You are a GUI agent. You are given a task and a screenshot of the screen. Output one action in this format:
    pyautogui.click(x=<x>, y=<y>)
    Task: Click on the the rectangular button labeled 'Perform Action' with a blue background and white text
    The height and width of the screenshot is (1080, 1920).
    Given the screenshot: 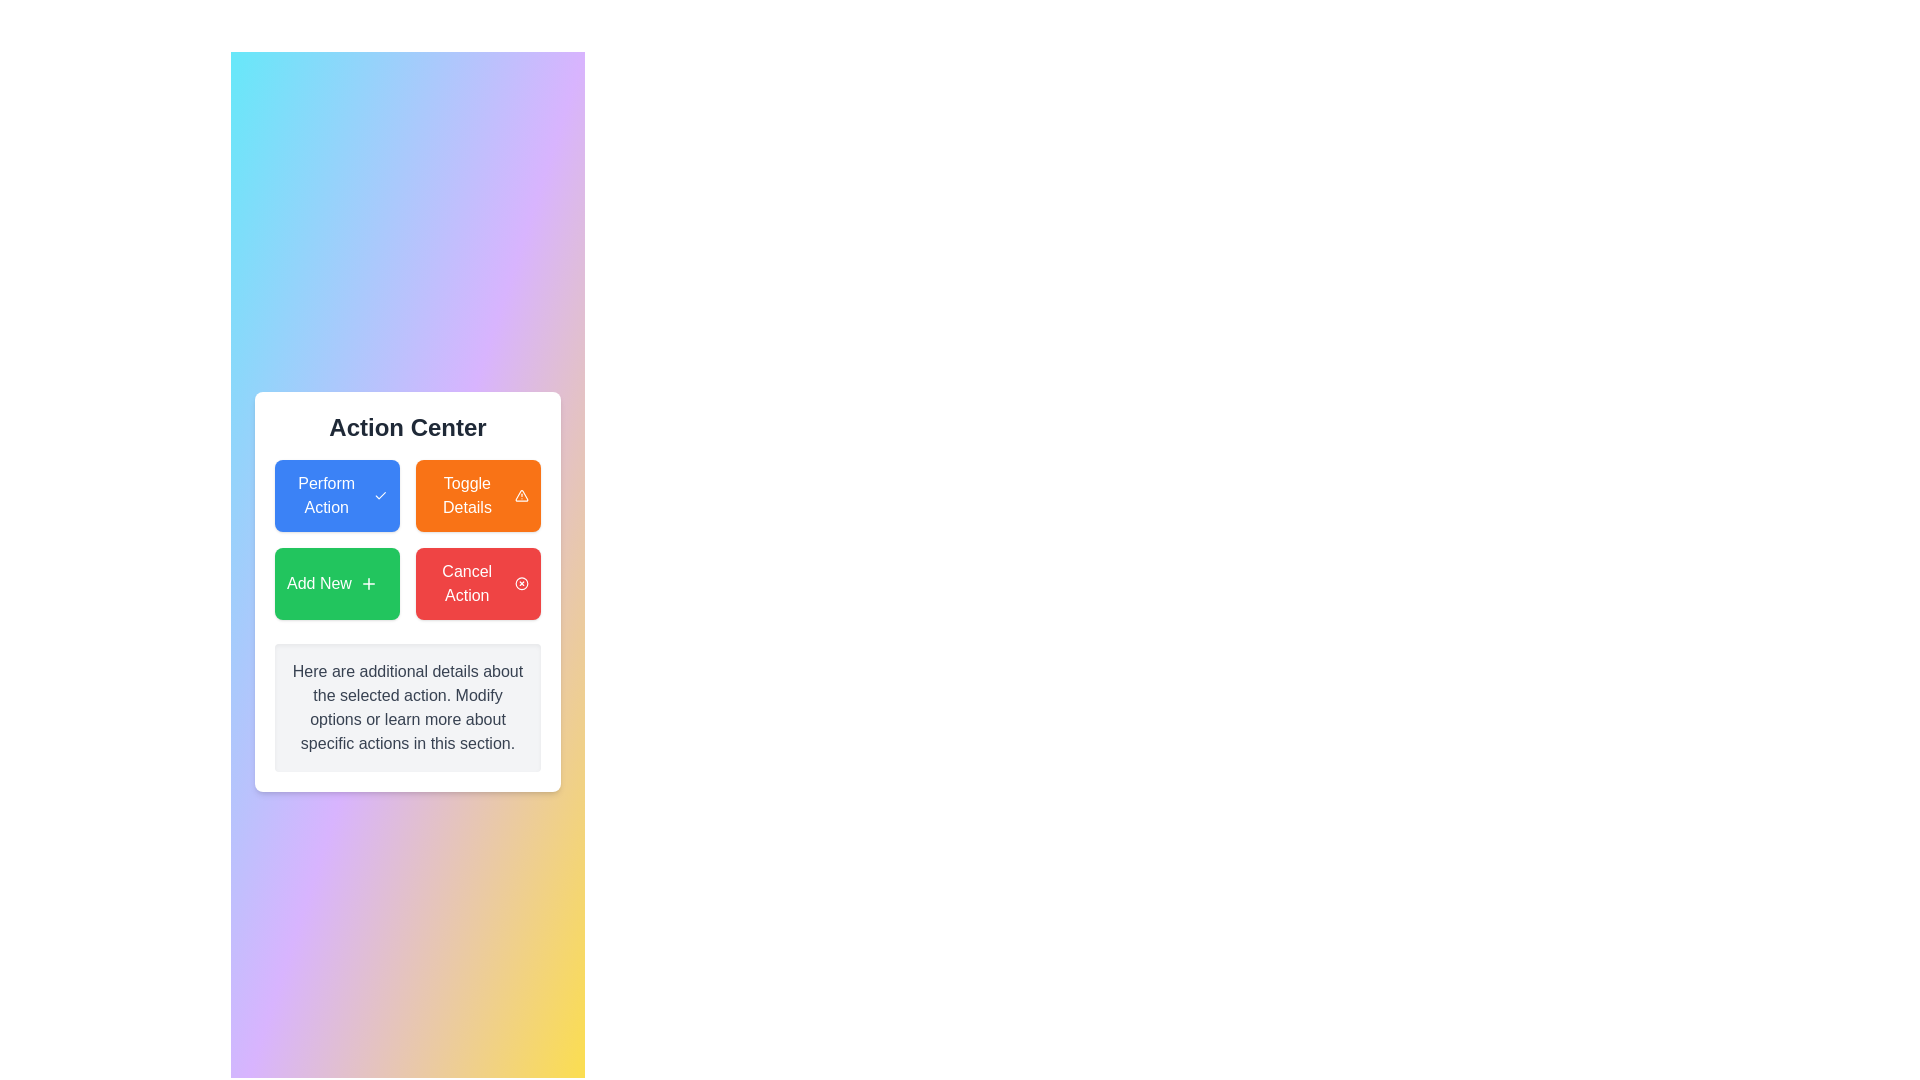 What is the action you would take?
    pyautogui.click(x=337, y=495)
    